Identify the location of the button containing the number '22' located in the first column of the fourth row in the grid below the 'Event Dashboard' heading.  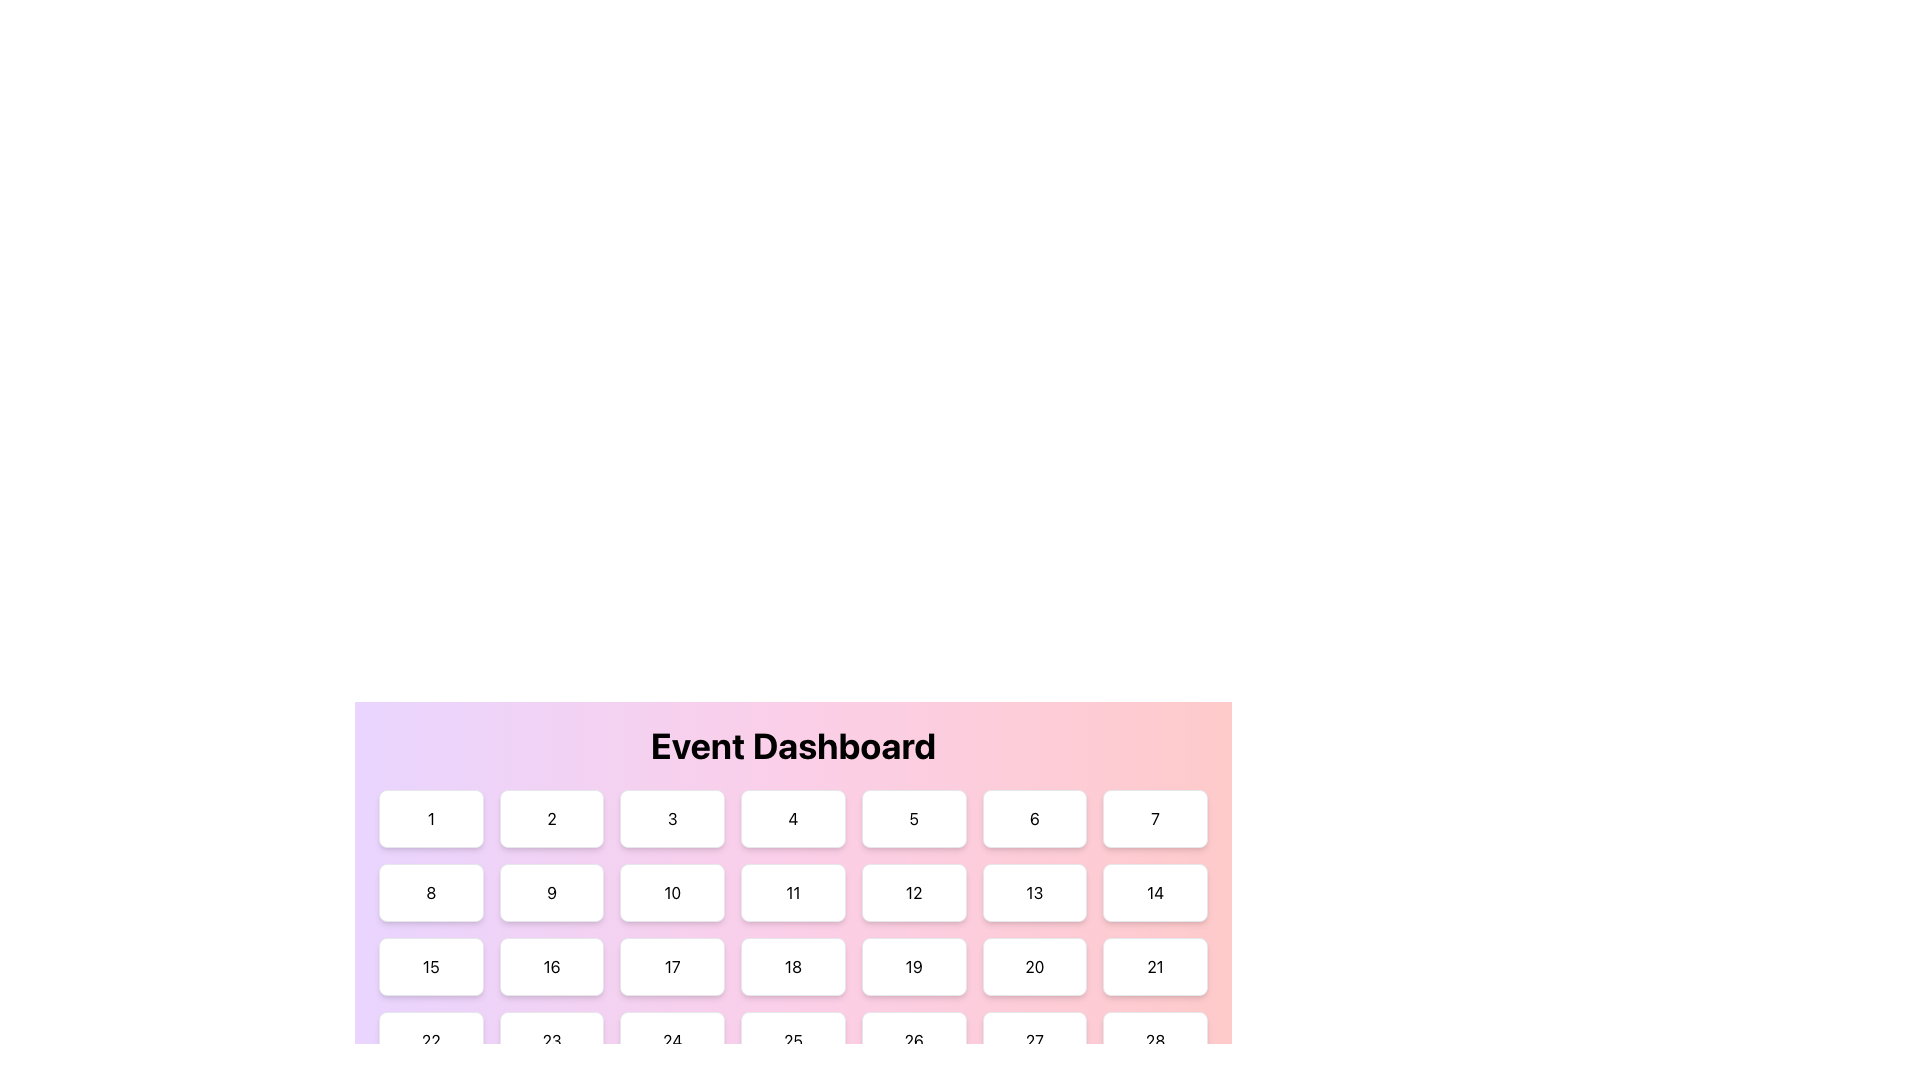
(430, 1040).